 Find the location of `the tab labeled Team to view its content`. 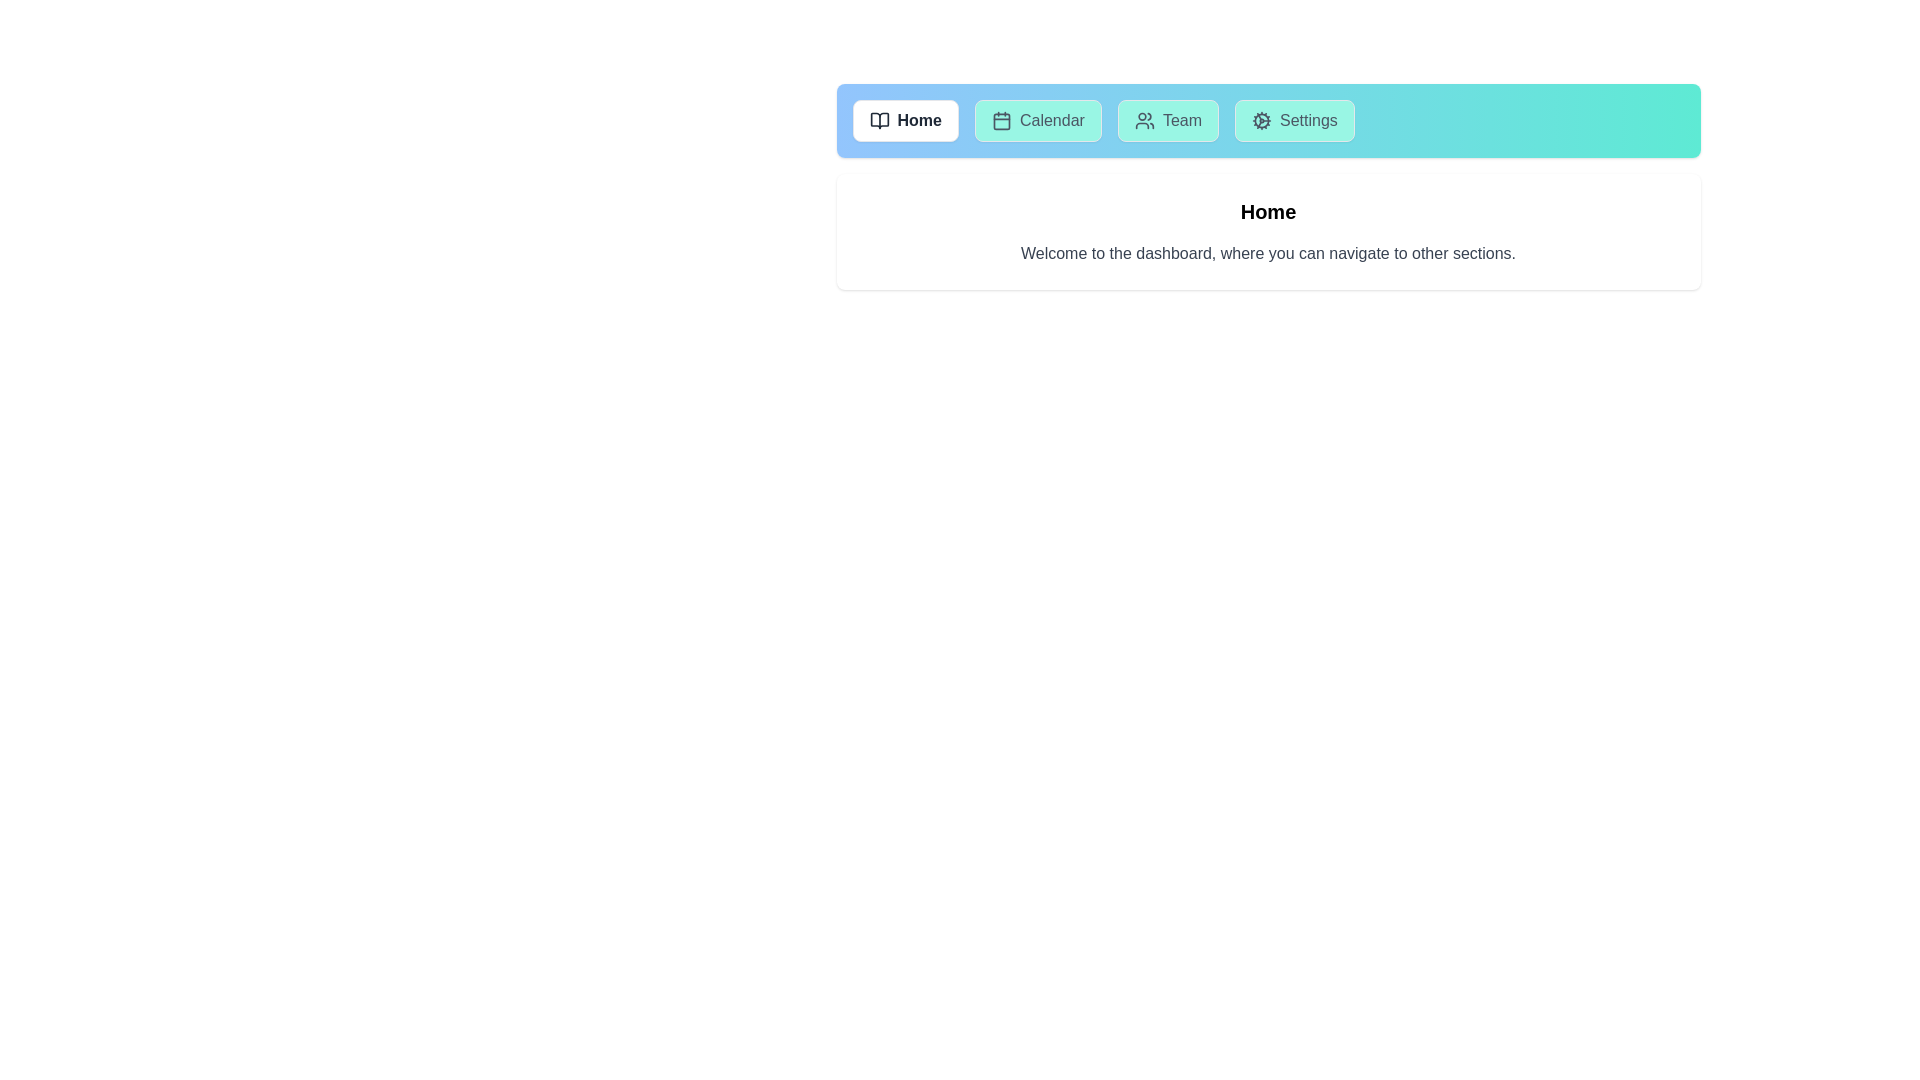

the tab labeled Team to view its content is located at coordinates (1168, 120).